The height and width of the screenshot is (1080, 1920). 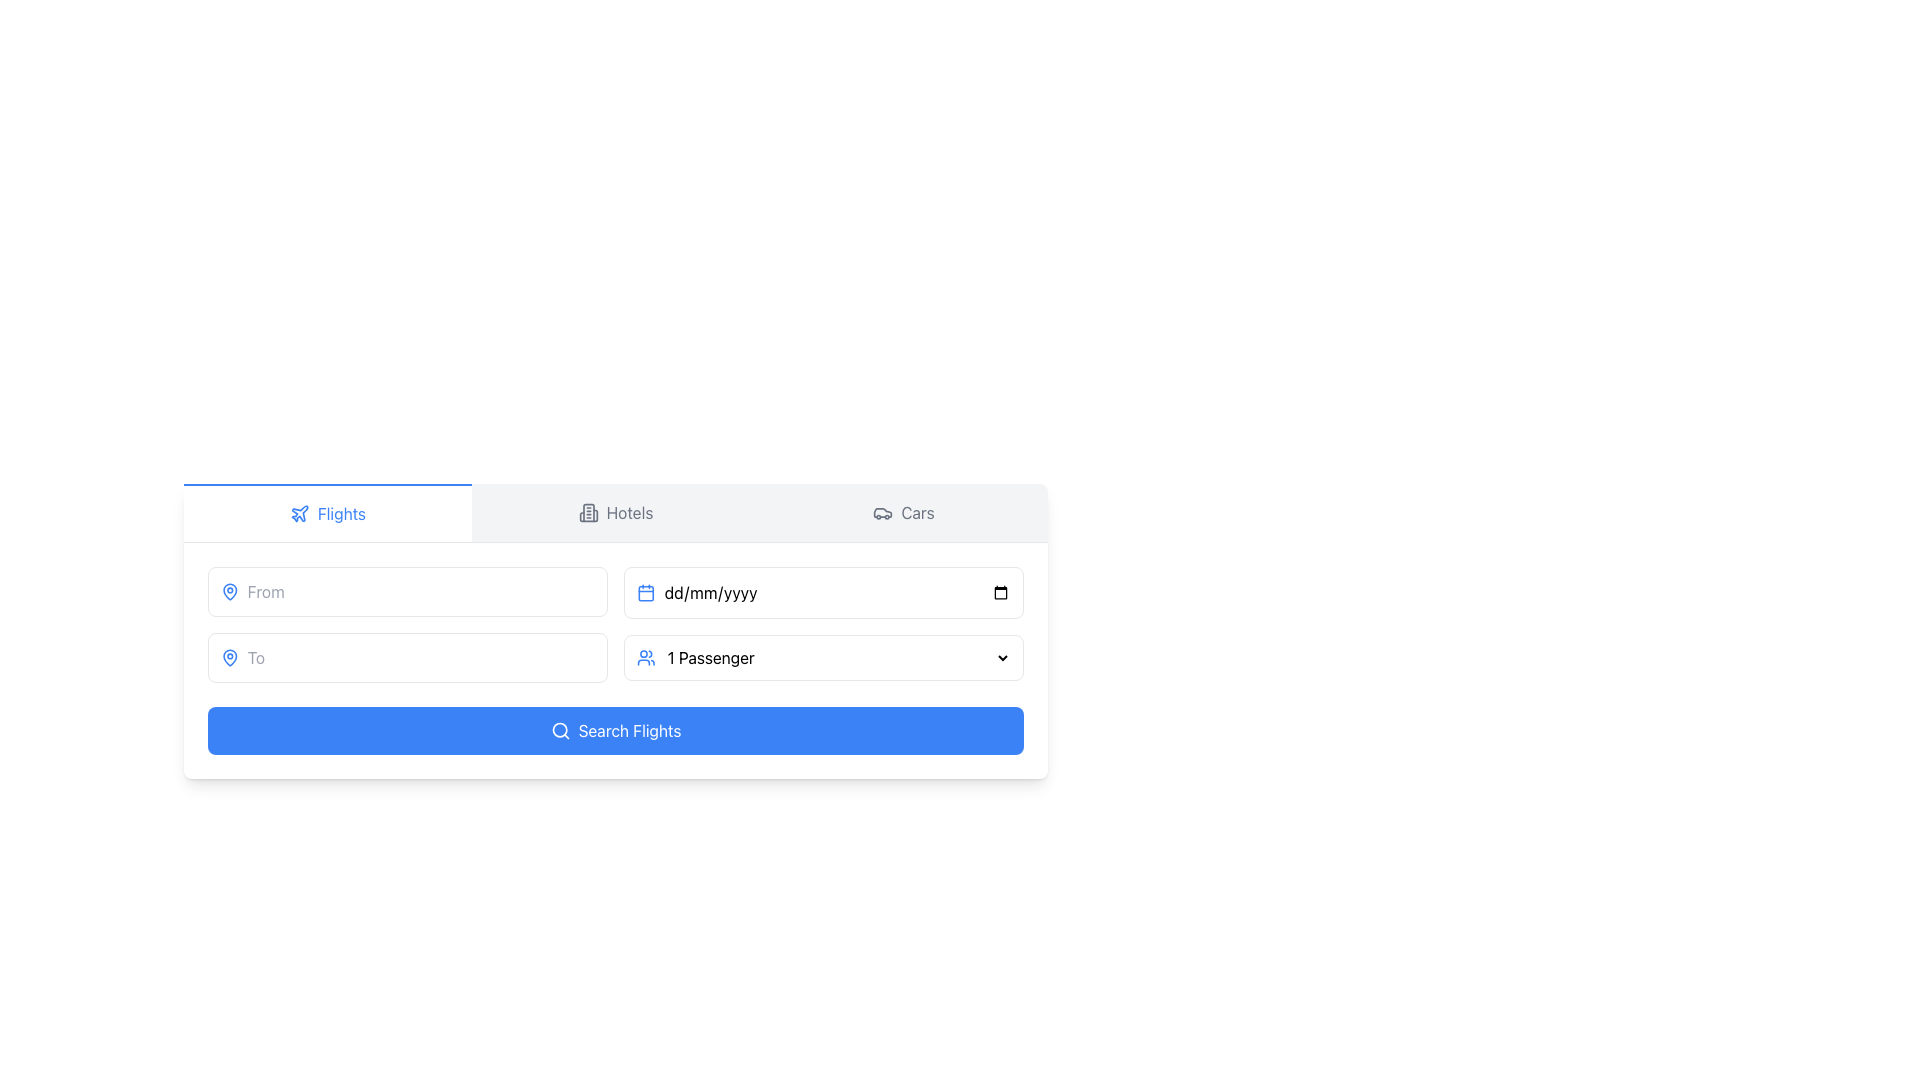 What do you see at coordinates (628, 731) in the screenshot?
I see `the text label within the blue button that initiates the flight search operation` at bounding box center [628, 731].